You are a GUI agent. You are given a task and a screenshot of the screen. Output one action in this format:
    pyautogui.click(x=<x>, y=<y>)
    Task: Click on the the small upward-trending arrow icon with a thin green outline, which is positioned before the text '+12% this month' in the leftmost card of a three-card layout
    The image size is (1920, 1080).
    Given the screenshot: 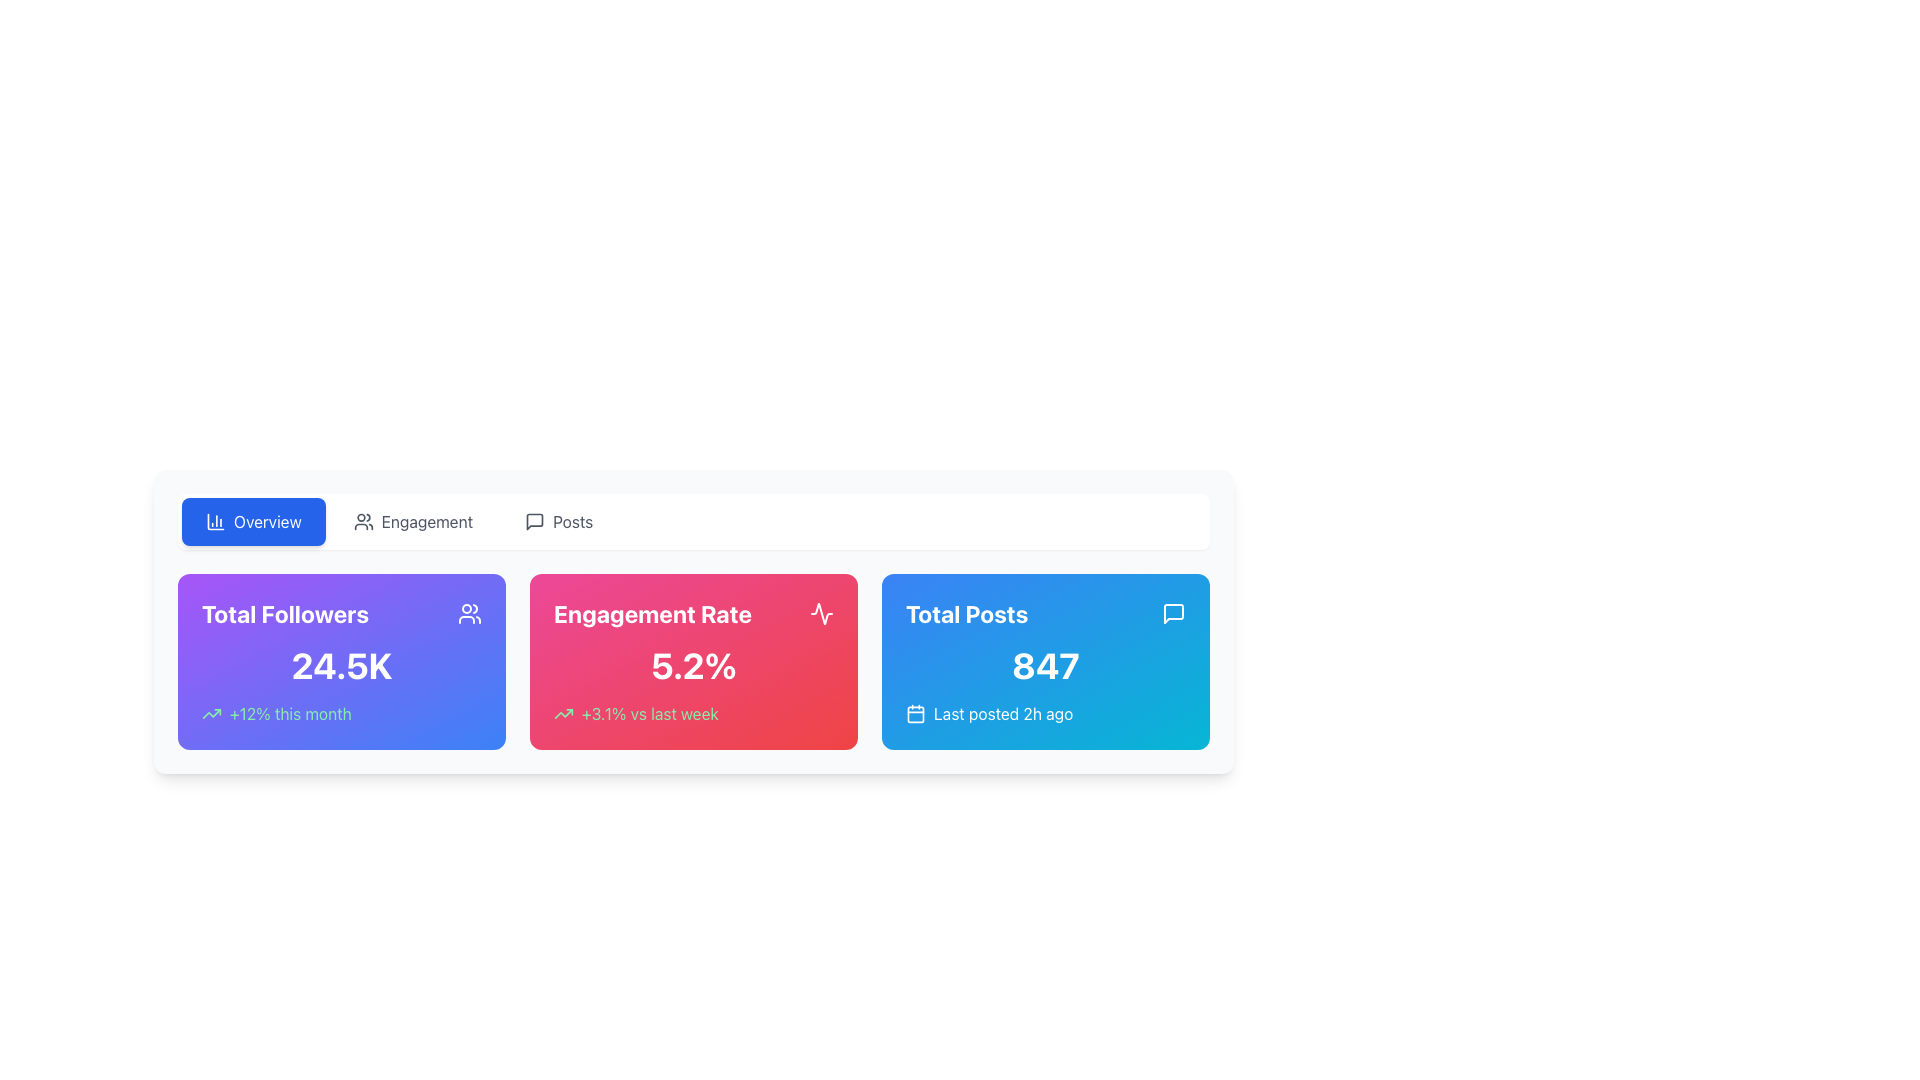 What is the action you would take?
    pyautogui.click(x=211, y=712)
    